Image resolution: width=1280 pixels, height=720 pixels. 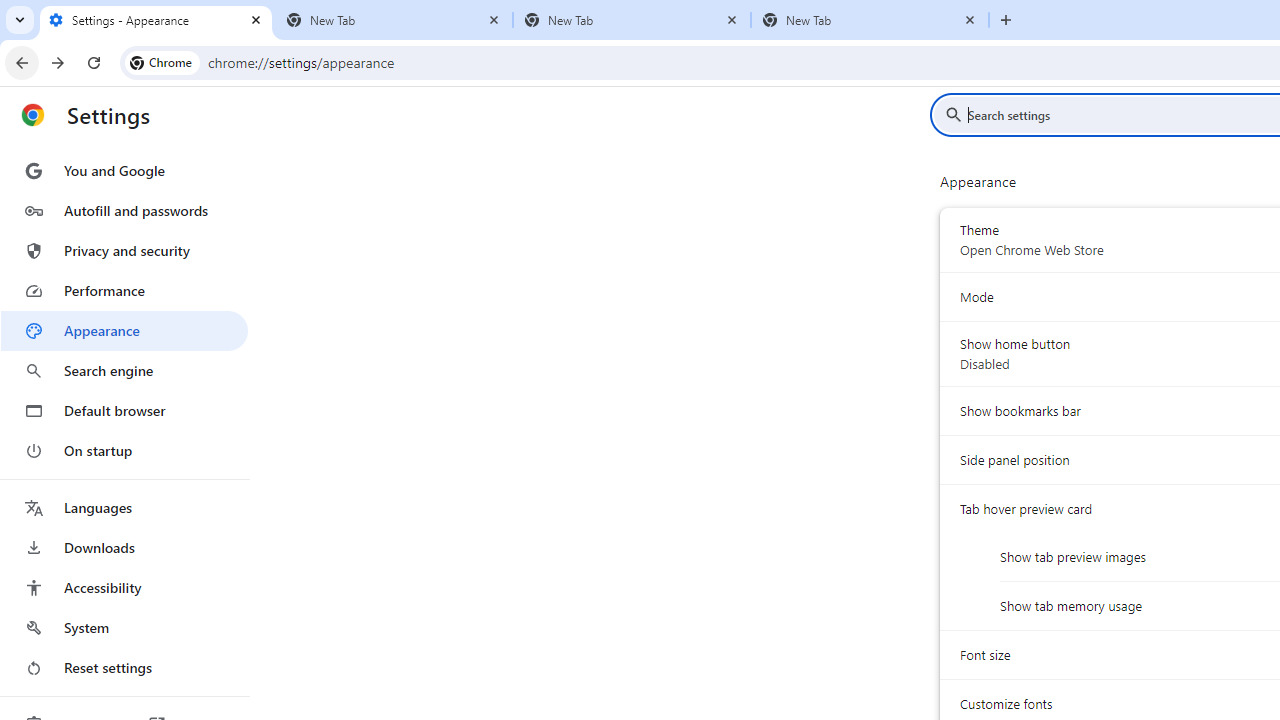 What do you see at coordinates (123, 410) in the screenshot?
I see `'Default browser'` at bounding box center [123, 410].